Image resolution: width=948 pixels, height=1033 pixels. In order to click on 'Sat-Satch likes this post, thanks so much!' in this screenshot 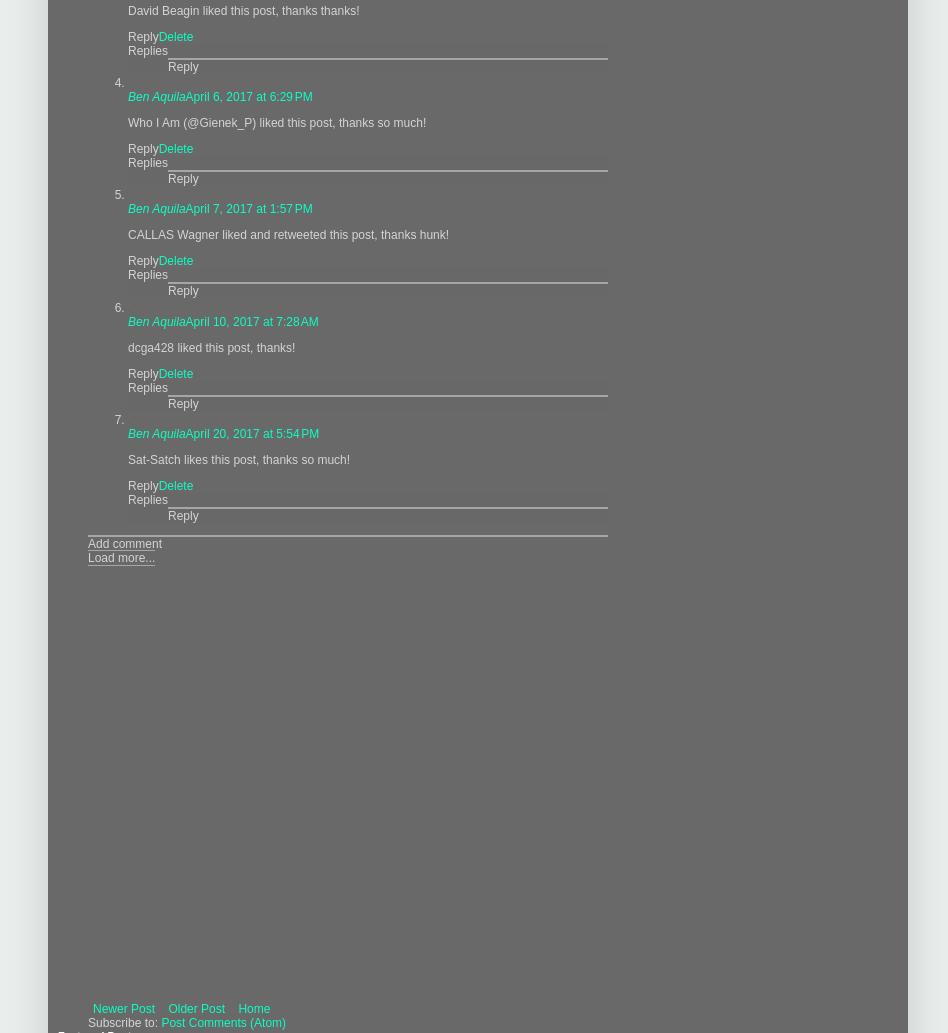, I will do `click(126, 459)`.